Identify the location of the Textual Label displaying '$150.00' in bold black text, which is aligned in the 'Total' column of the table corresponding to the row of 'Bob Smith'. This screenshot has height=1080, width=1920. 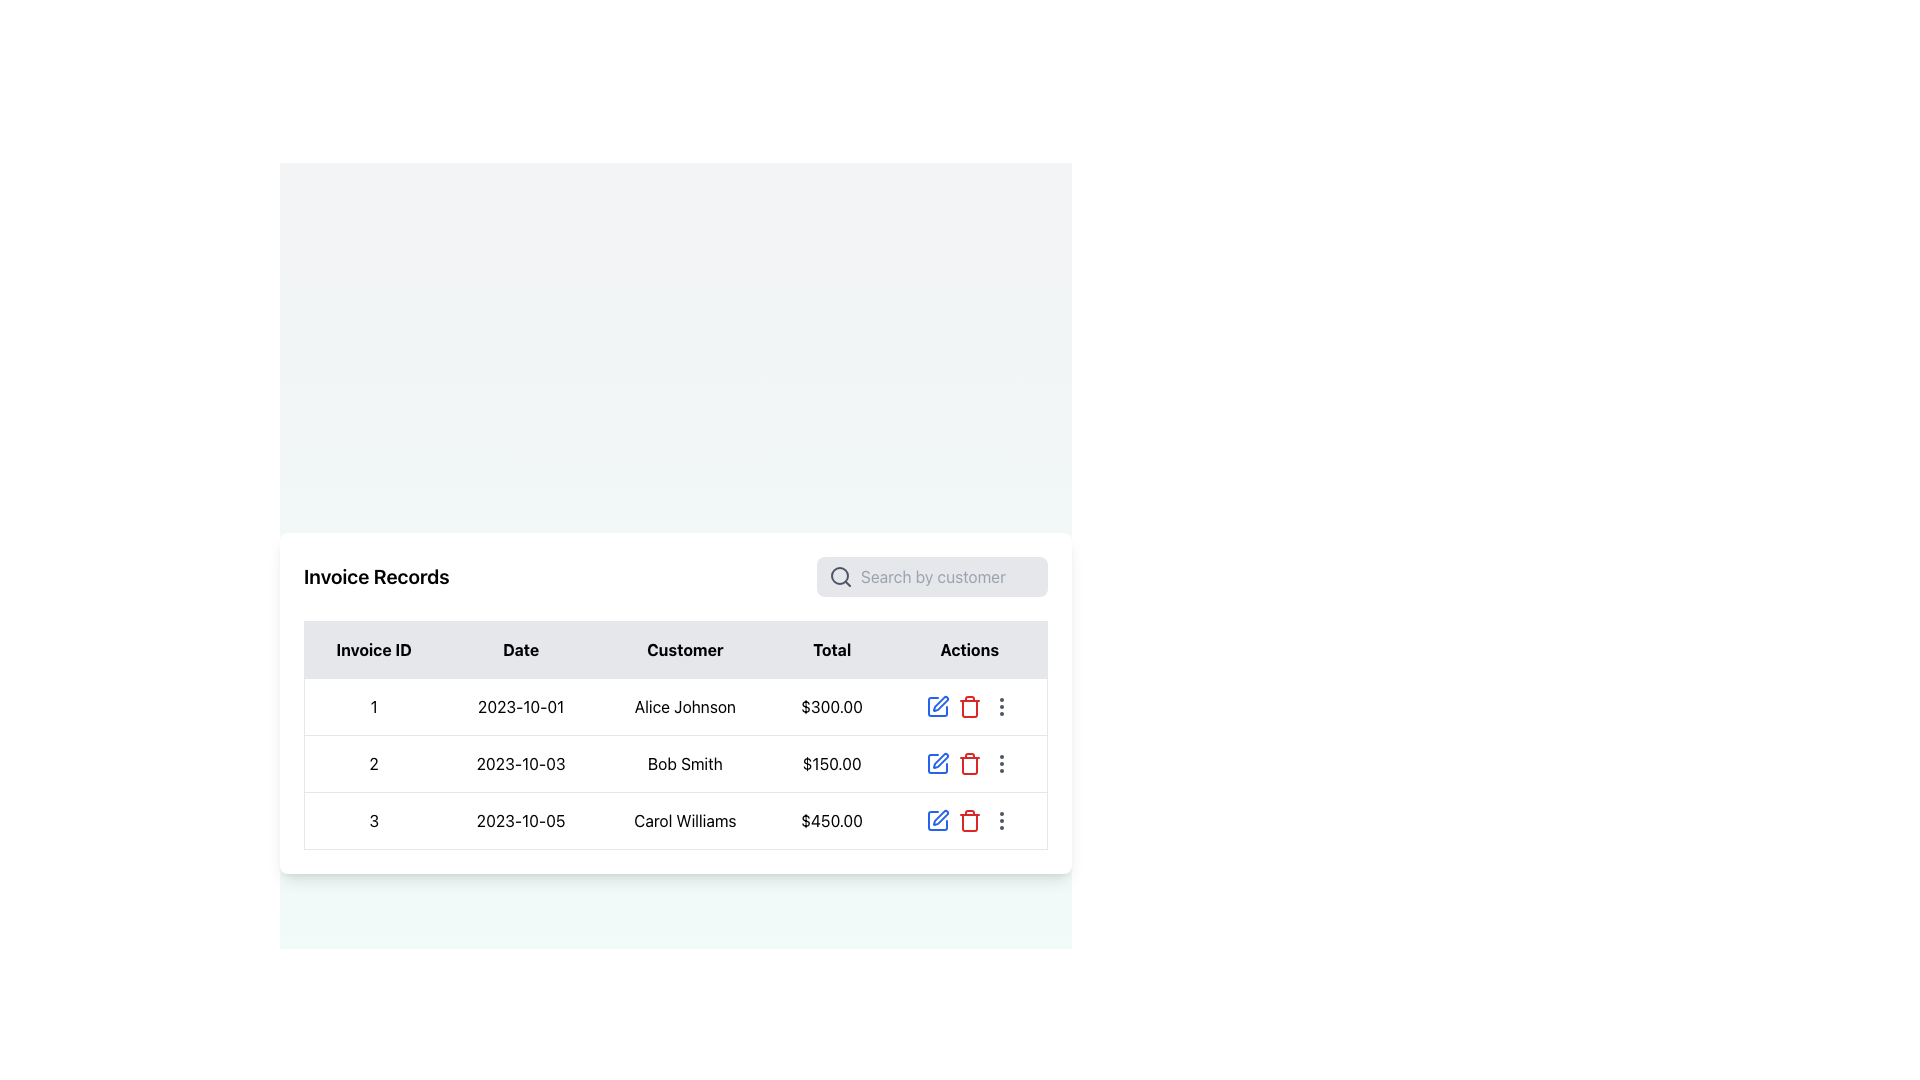
(832, 763).